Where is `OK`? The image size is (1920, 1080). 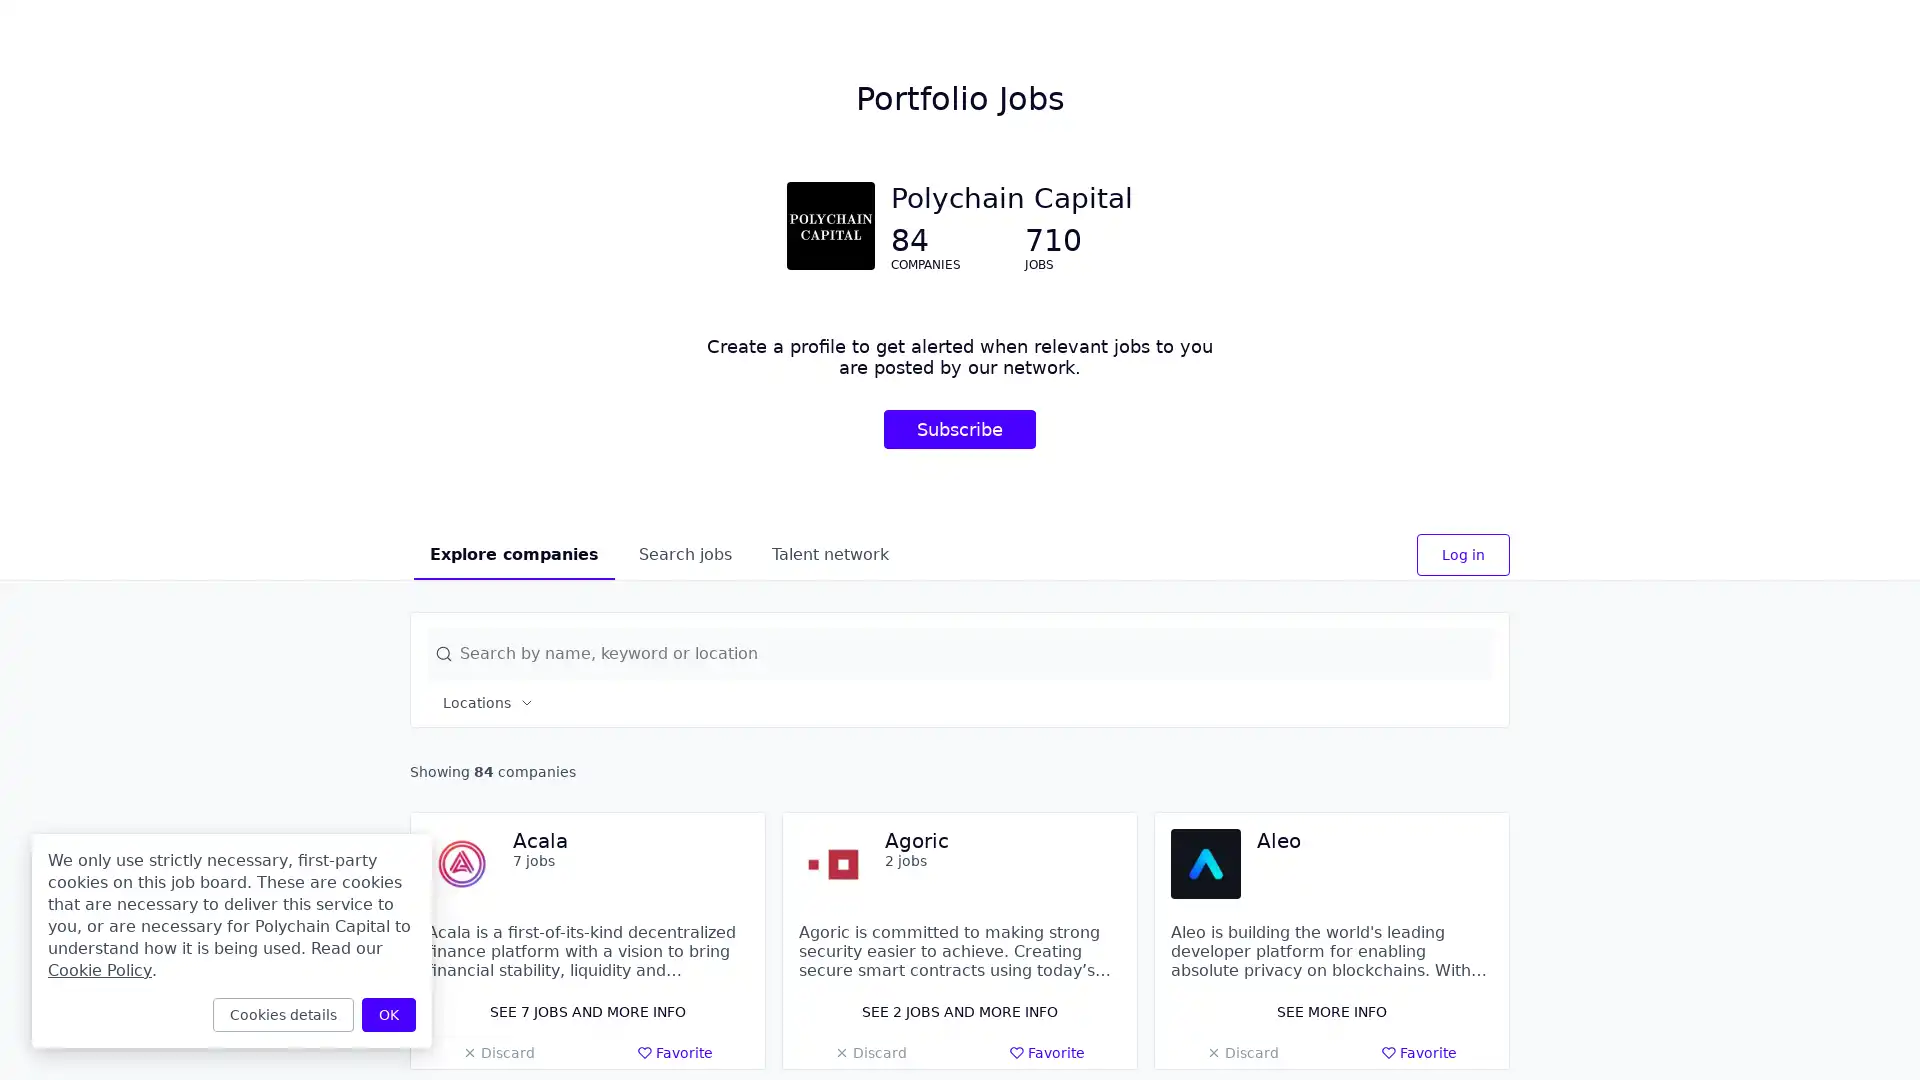 OK is located at coordinates (388, 1014).